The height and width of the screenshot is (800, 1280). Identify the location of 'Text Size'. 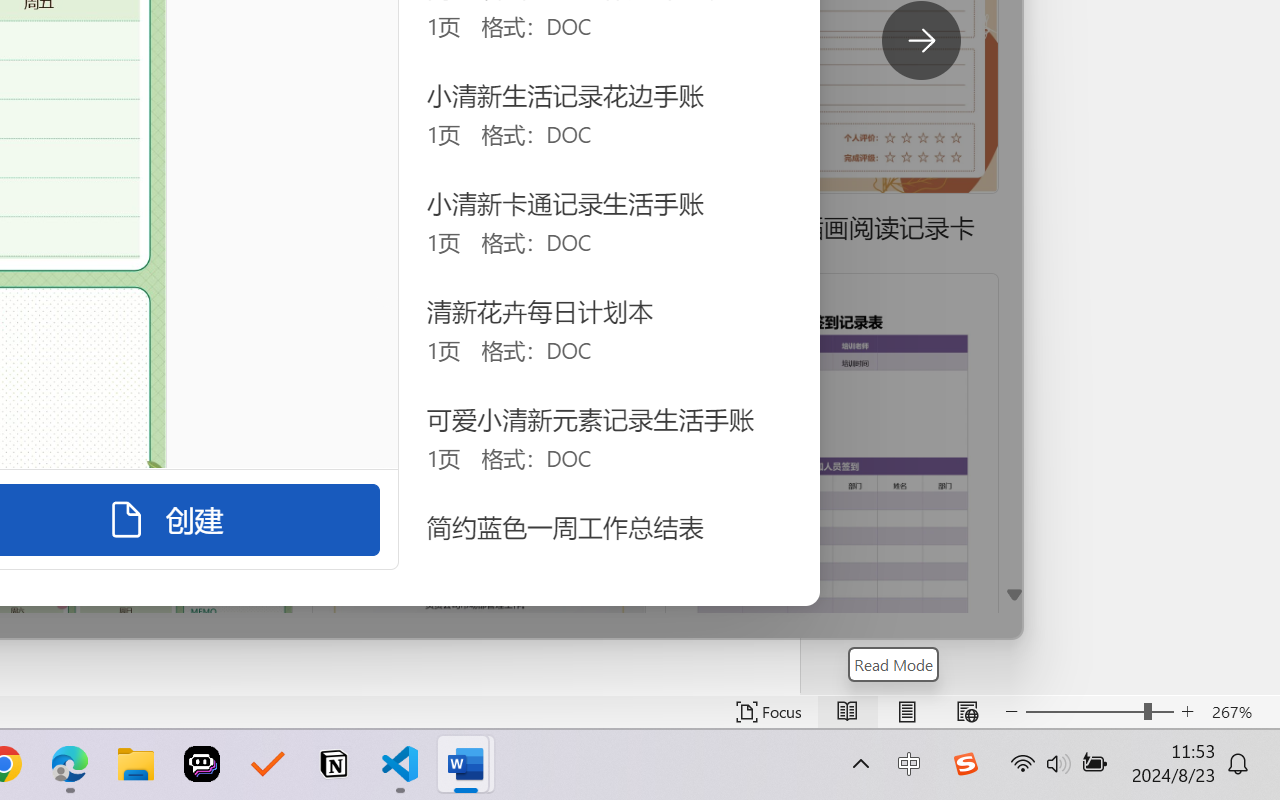
(1099, 711).